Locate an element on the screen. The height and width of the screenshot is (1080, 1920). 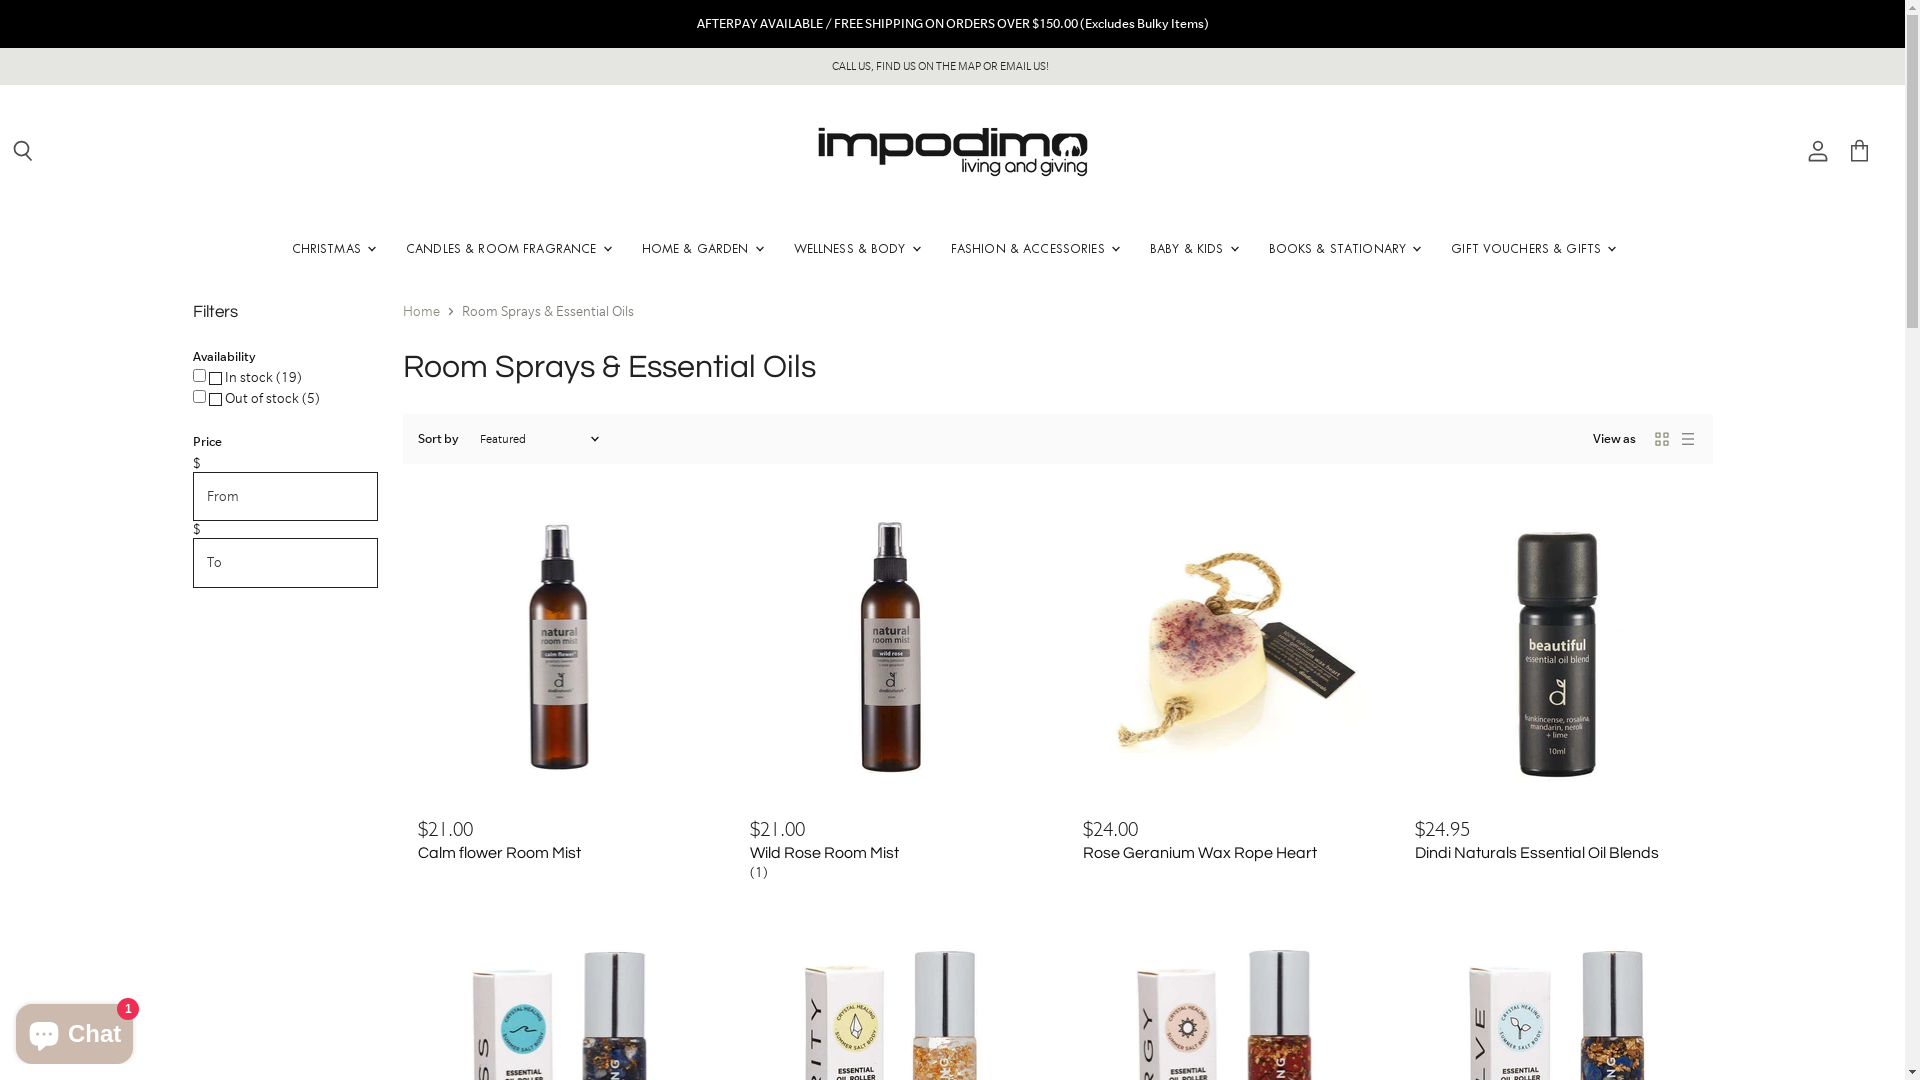
'List icon' is located at coordinates (1687, 438).